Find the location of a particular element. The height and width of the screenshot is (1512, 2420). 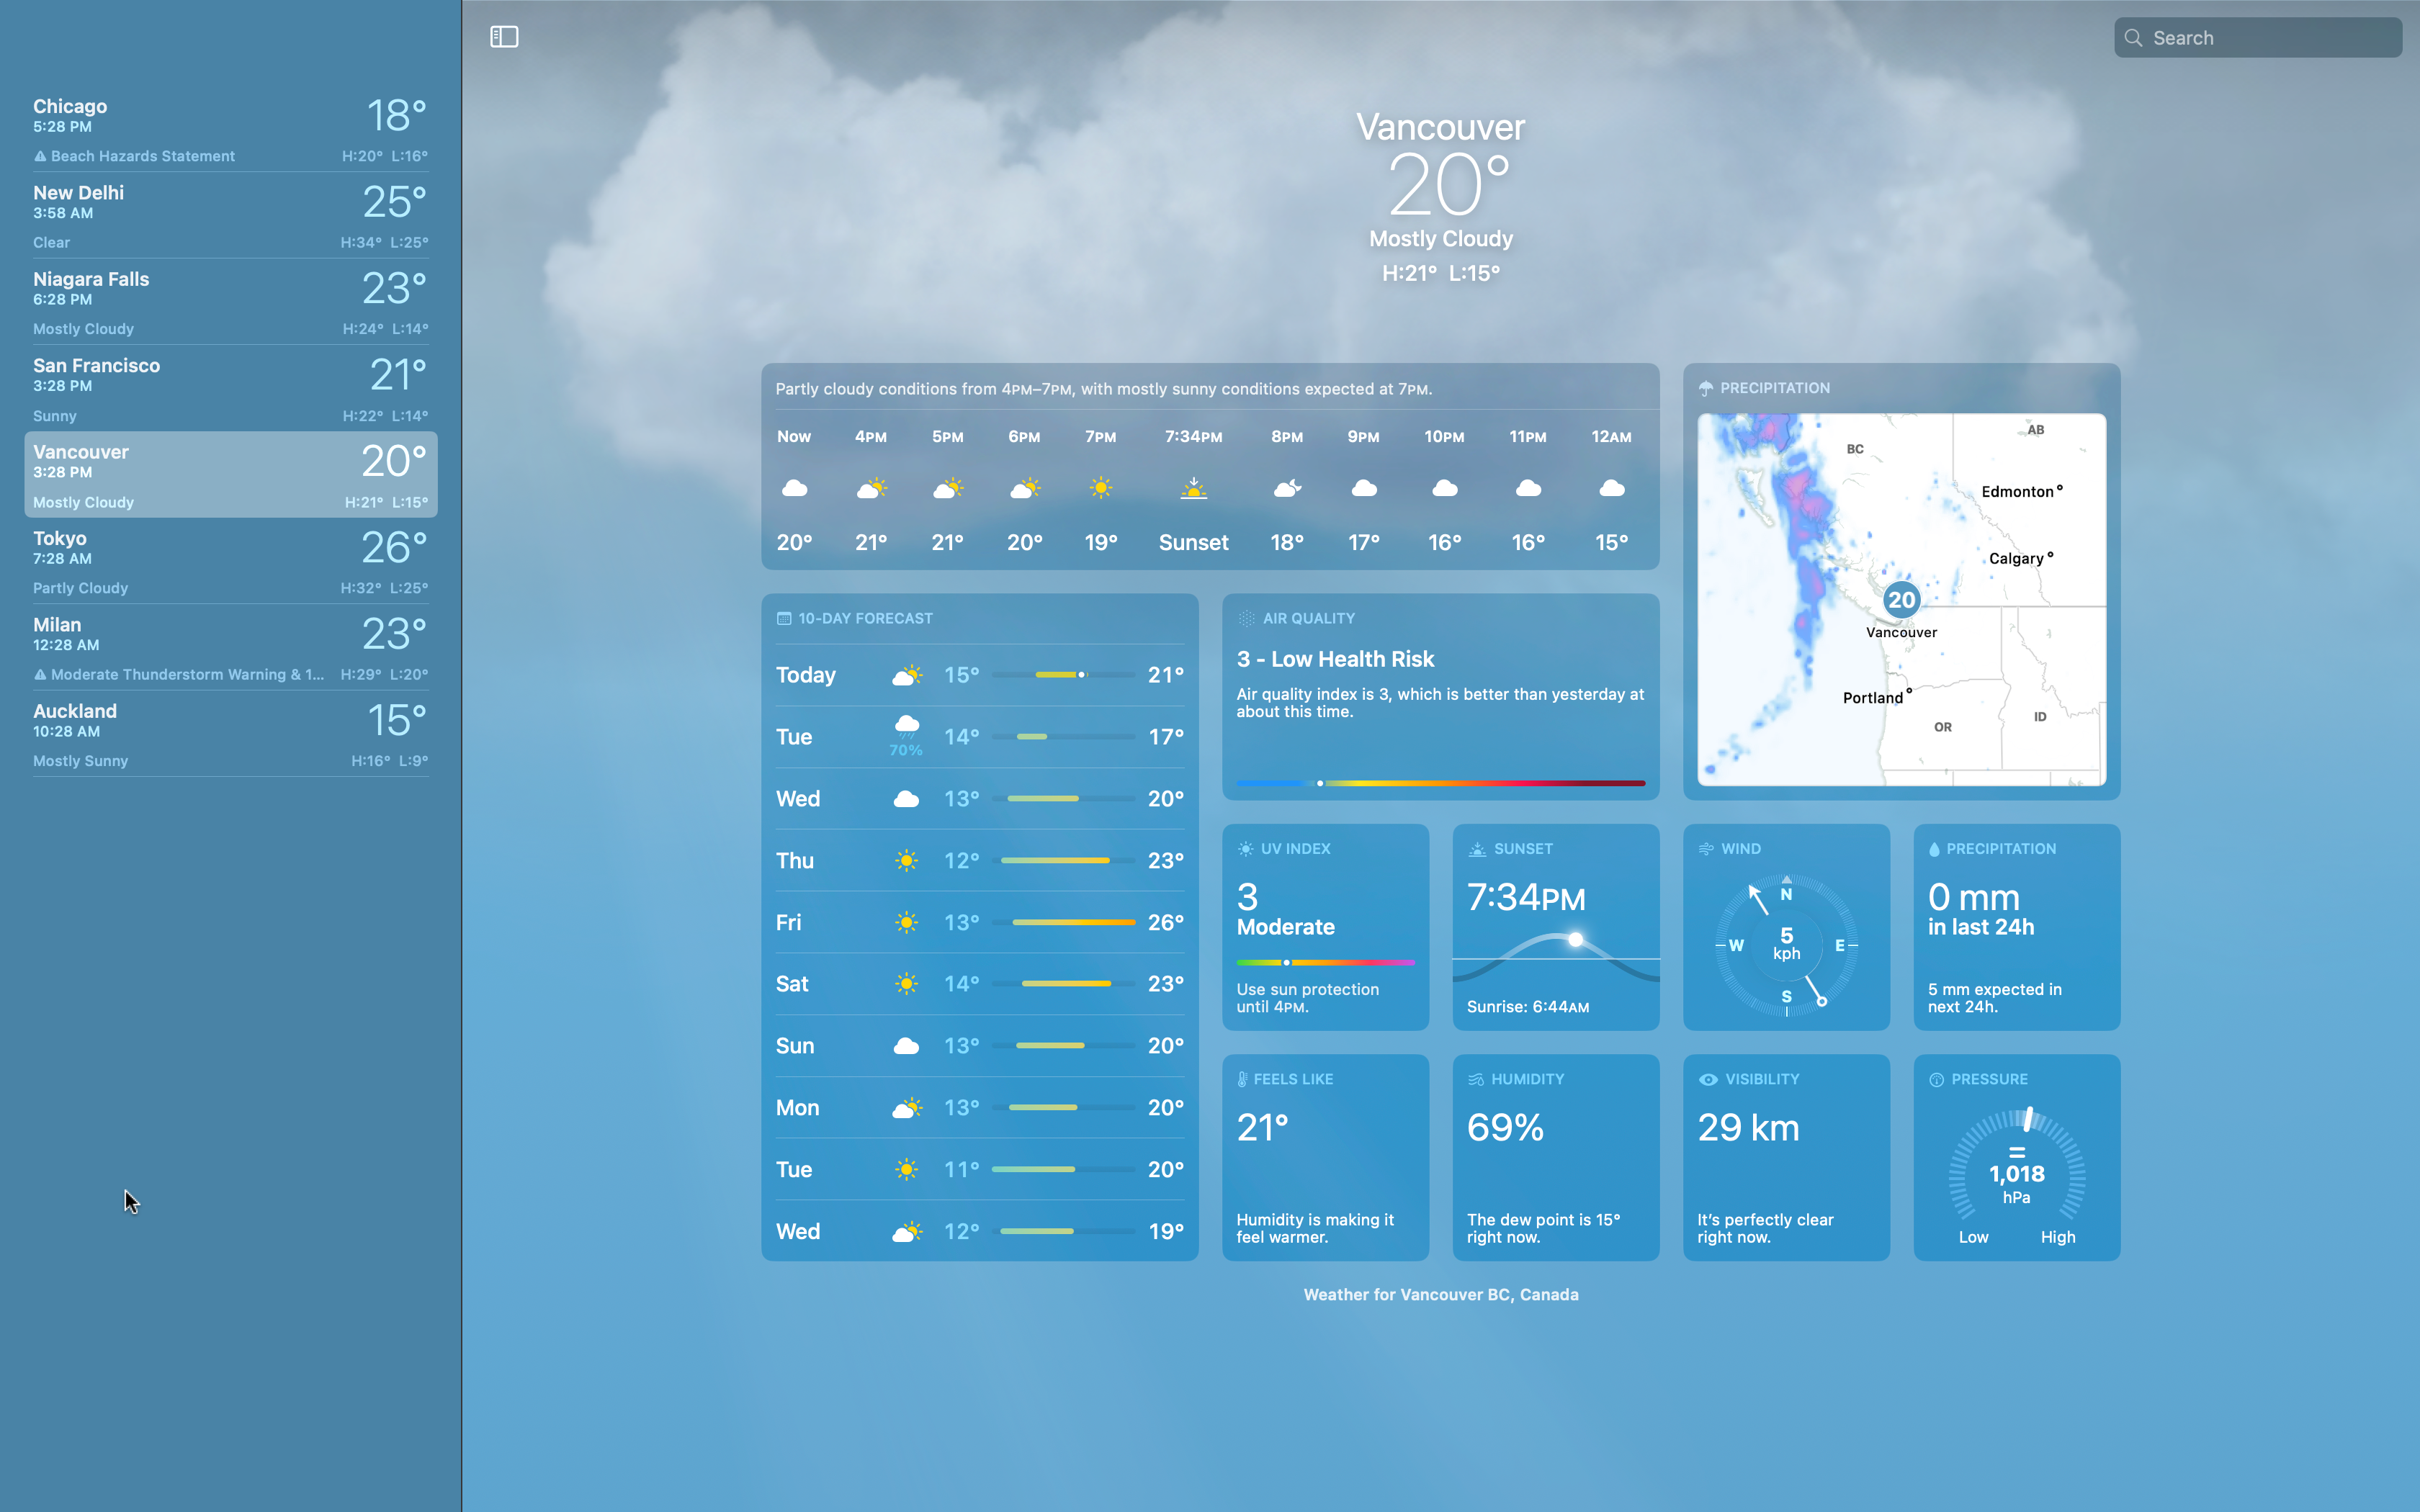

Check the sun"s placement in Vancouver is located at coordinates (1556, 926).